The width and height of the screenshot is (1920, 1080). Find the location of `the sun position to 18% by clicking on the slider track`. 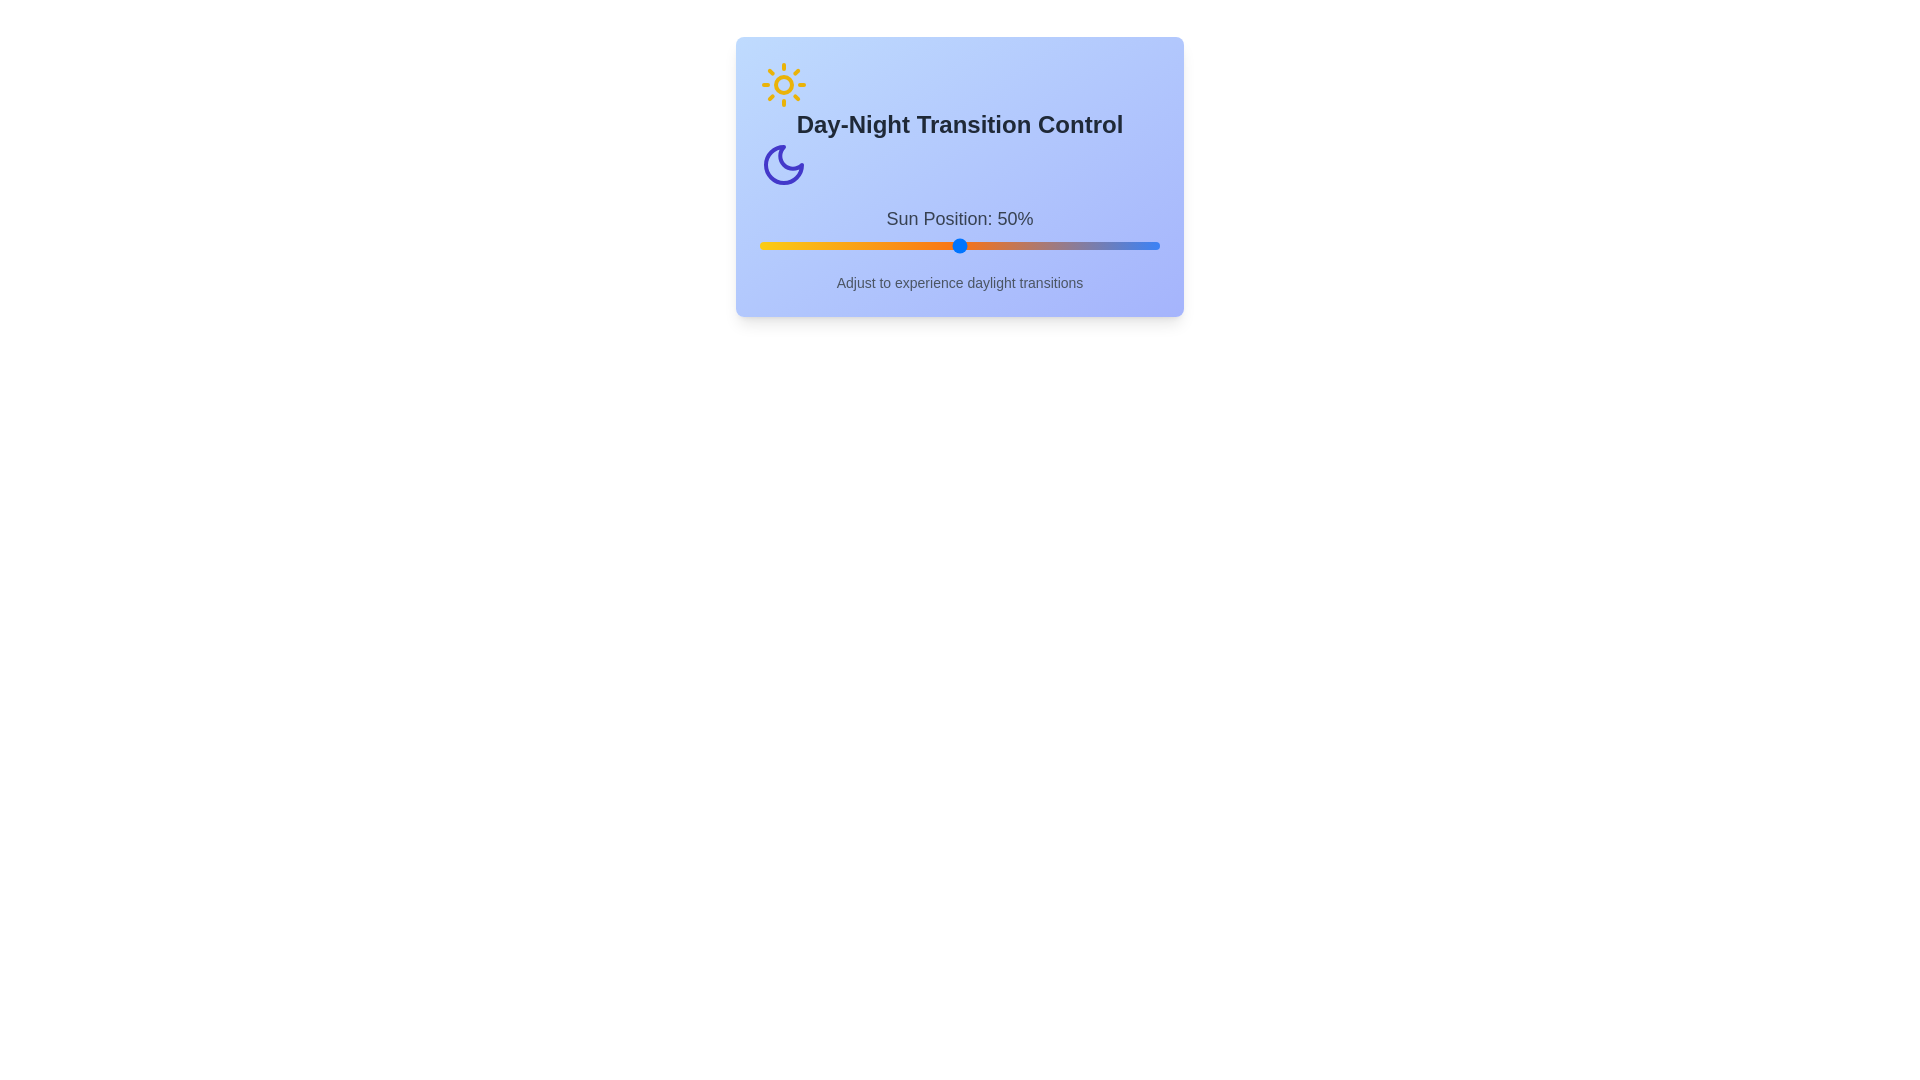

the sun position to 18% by clicking on the slider track is located at coordinates (831, 245).